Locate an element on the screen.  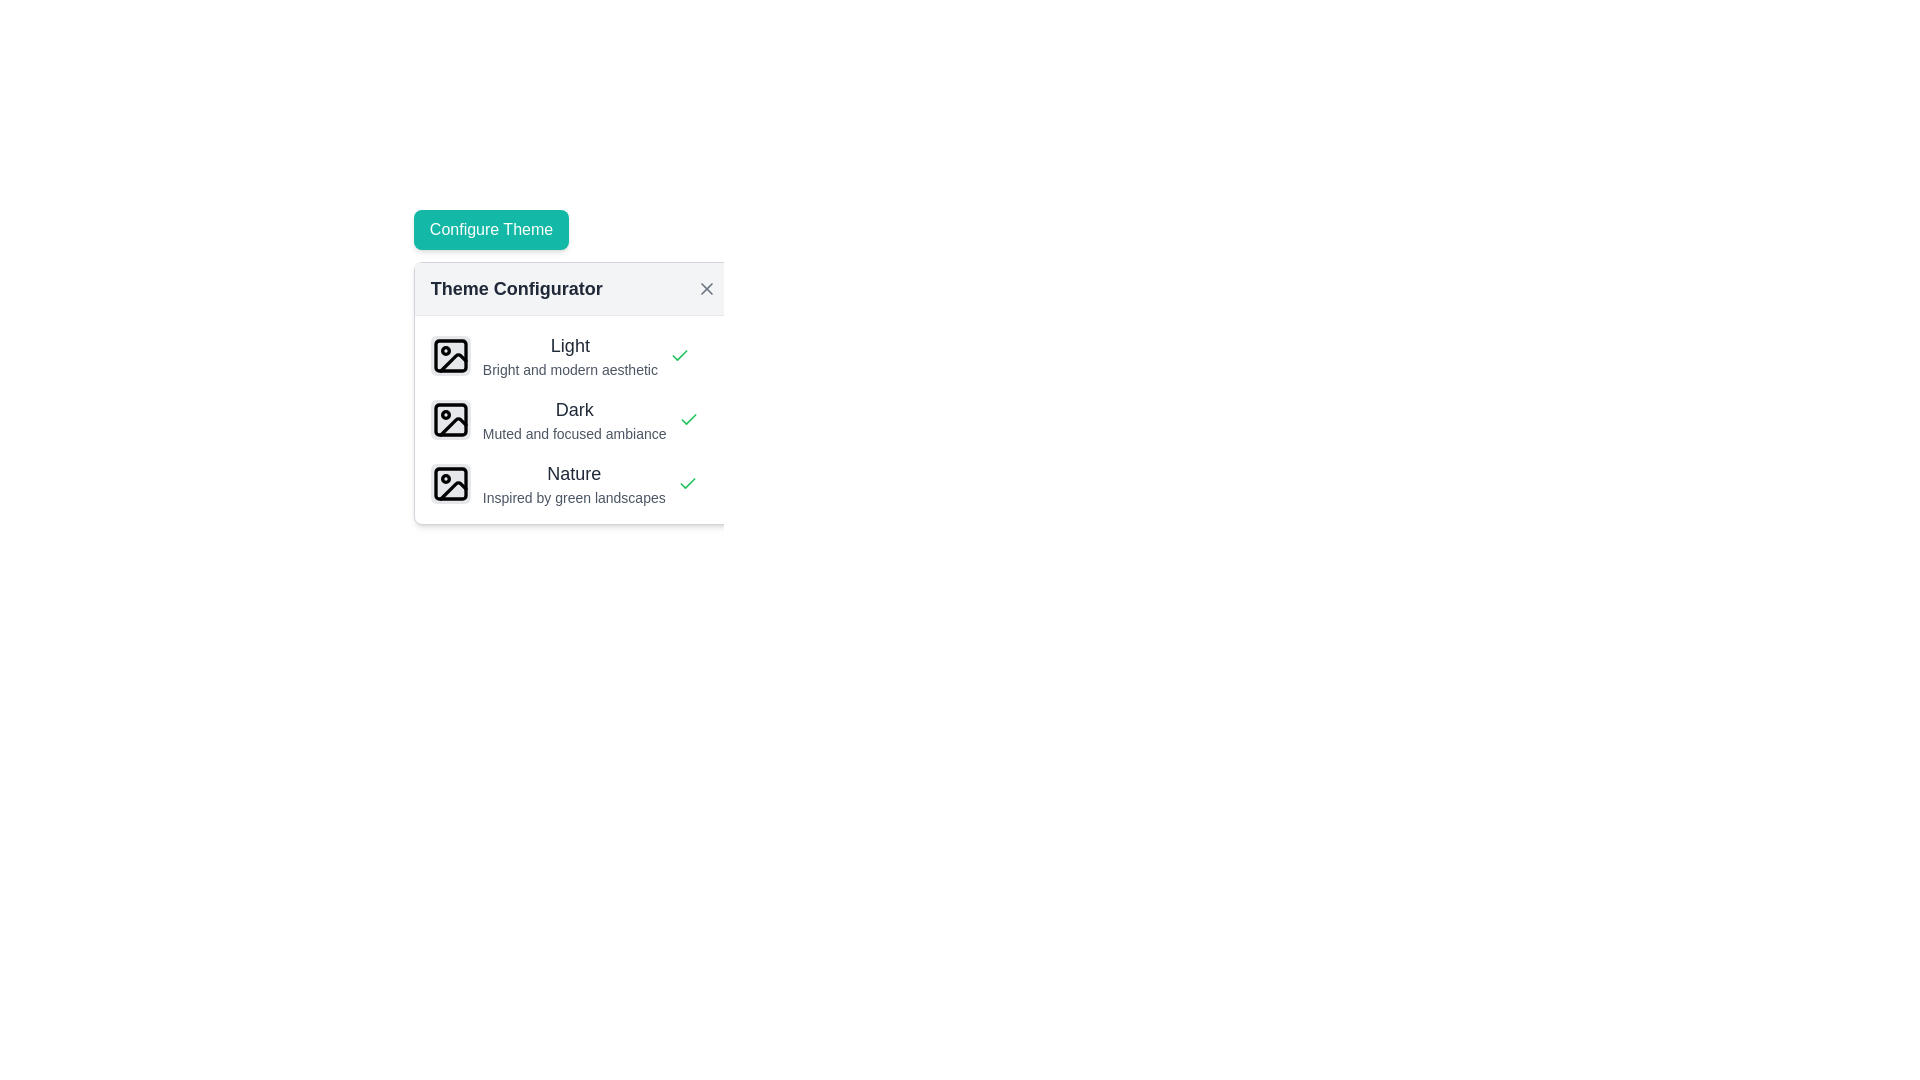
the small decorative 'X' button located in the top-right corner of the 'Theme Configurator' header section is located at coordinates (706, 289).